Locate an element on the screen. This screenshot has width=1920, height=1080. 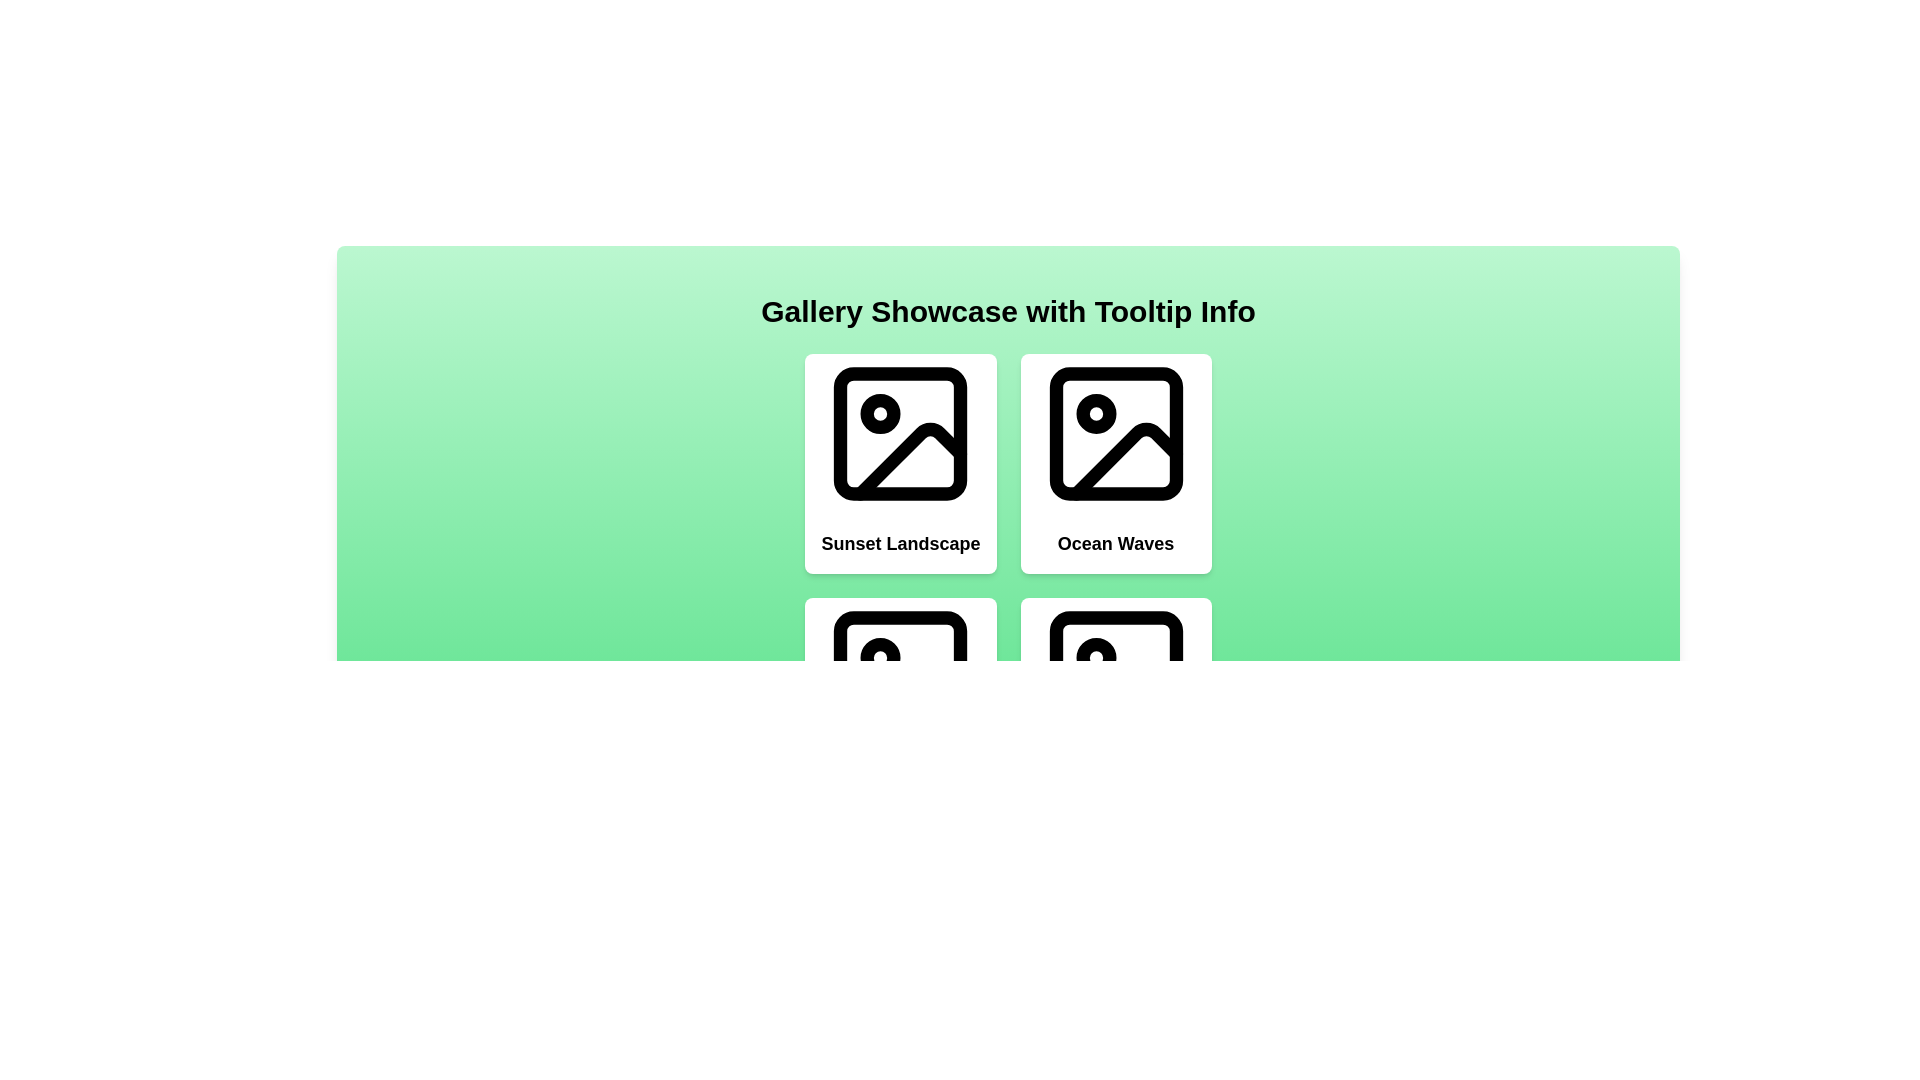
the small circular graphical component with a black outline, located at the top left portion of the image-like icon in the second row, first column of the grid showcasing image cards is located at coordinates (880, 658).